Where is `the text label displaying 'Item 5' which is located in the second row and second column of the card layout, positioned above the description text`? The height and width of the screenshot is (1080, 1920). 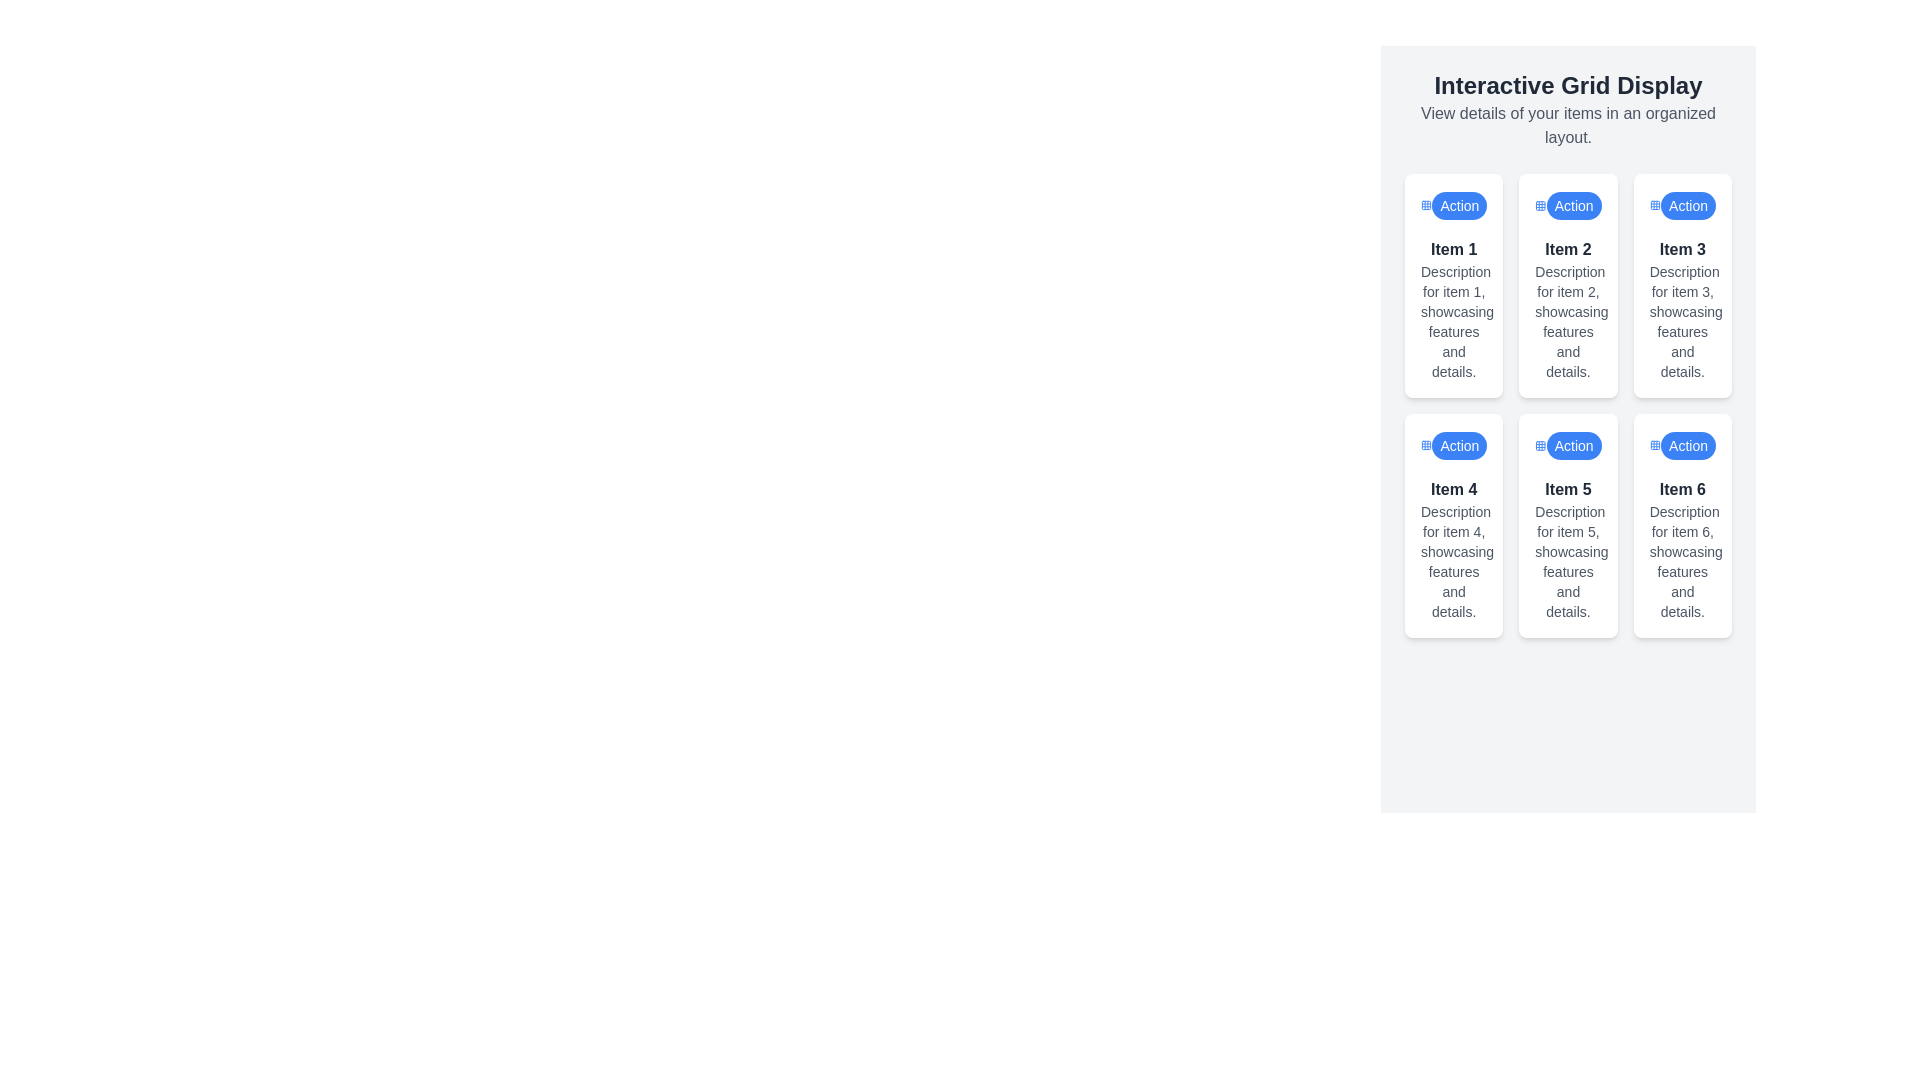 the text label displaying 'Item 5' which is located in the second row and second column of the card layout, positioned above the description text is located at coordinates (1567, 489).